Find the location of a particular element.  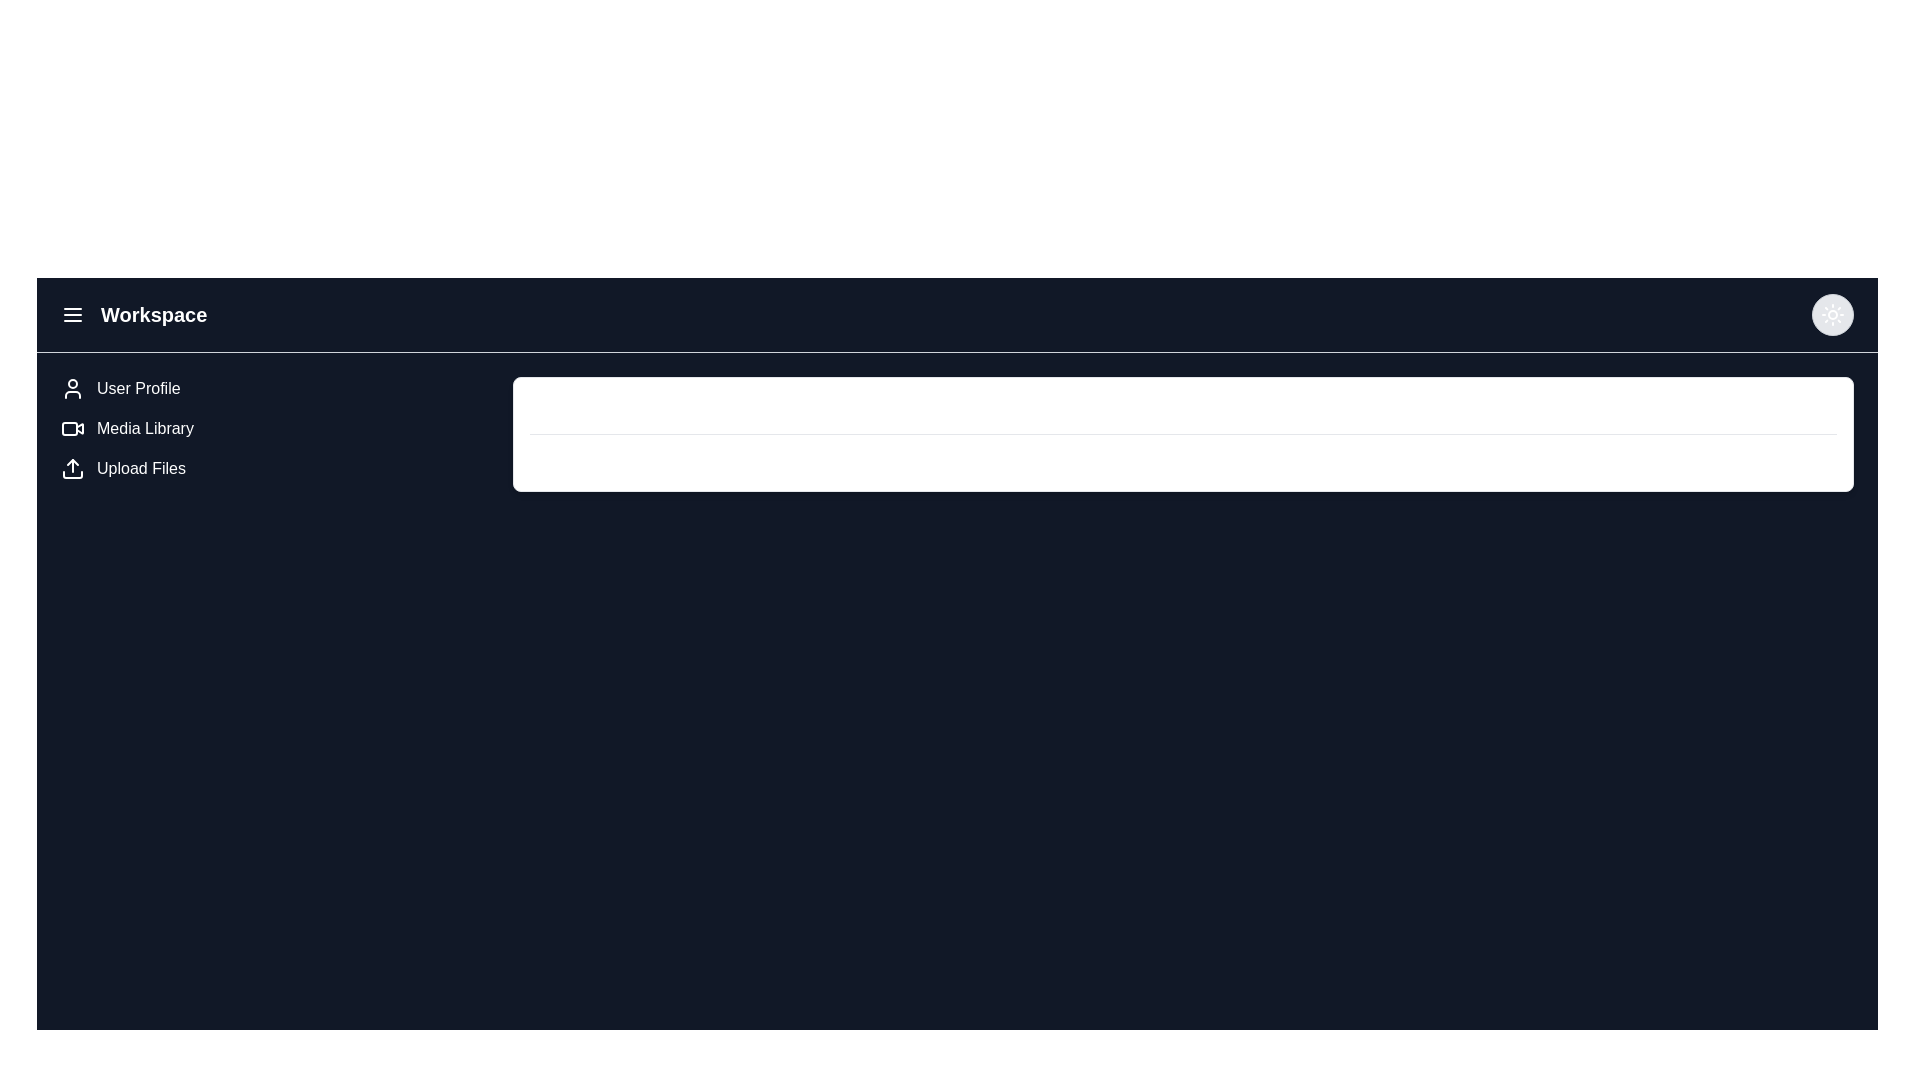

the 'Media Library' menu item, which is the second item in the vertical list of menu options on the left sidebar is located at coordinates (143, 427).